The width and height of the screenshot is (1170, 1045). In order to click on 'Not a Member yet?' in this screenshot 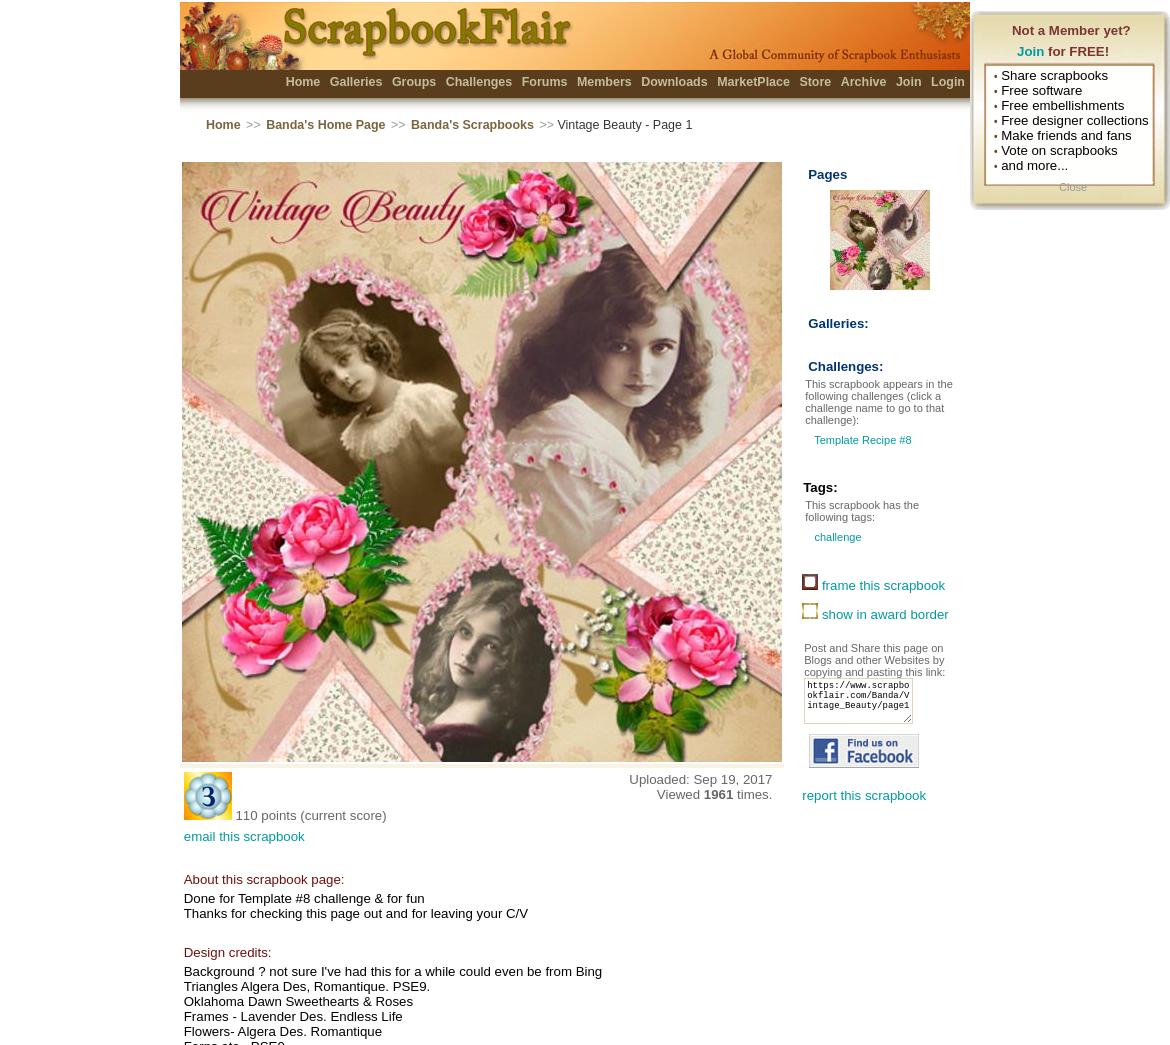, I will do `click(1071, 29)`.